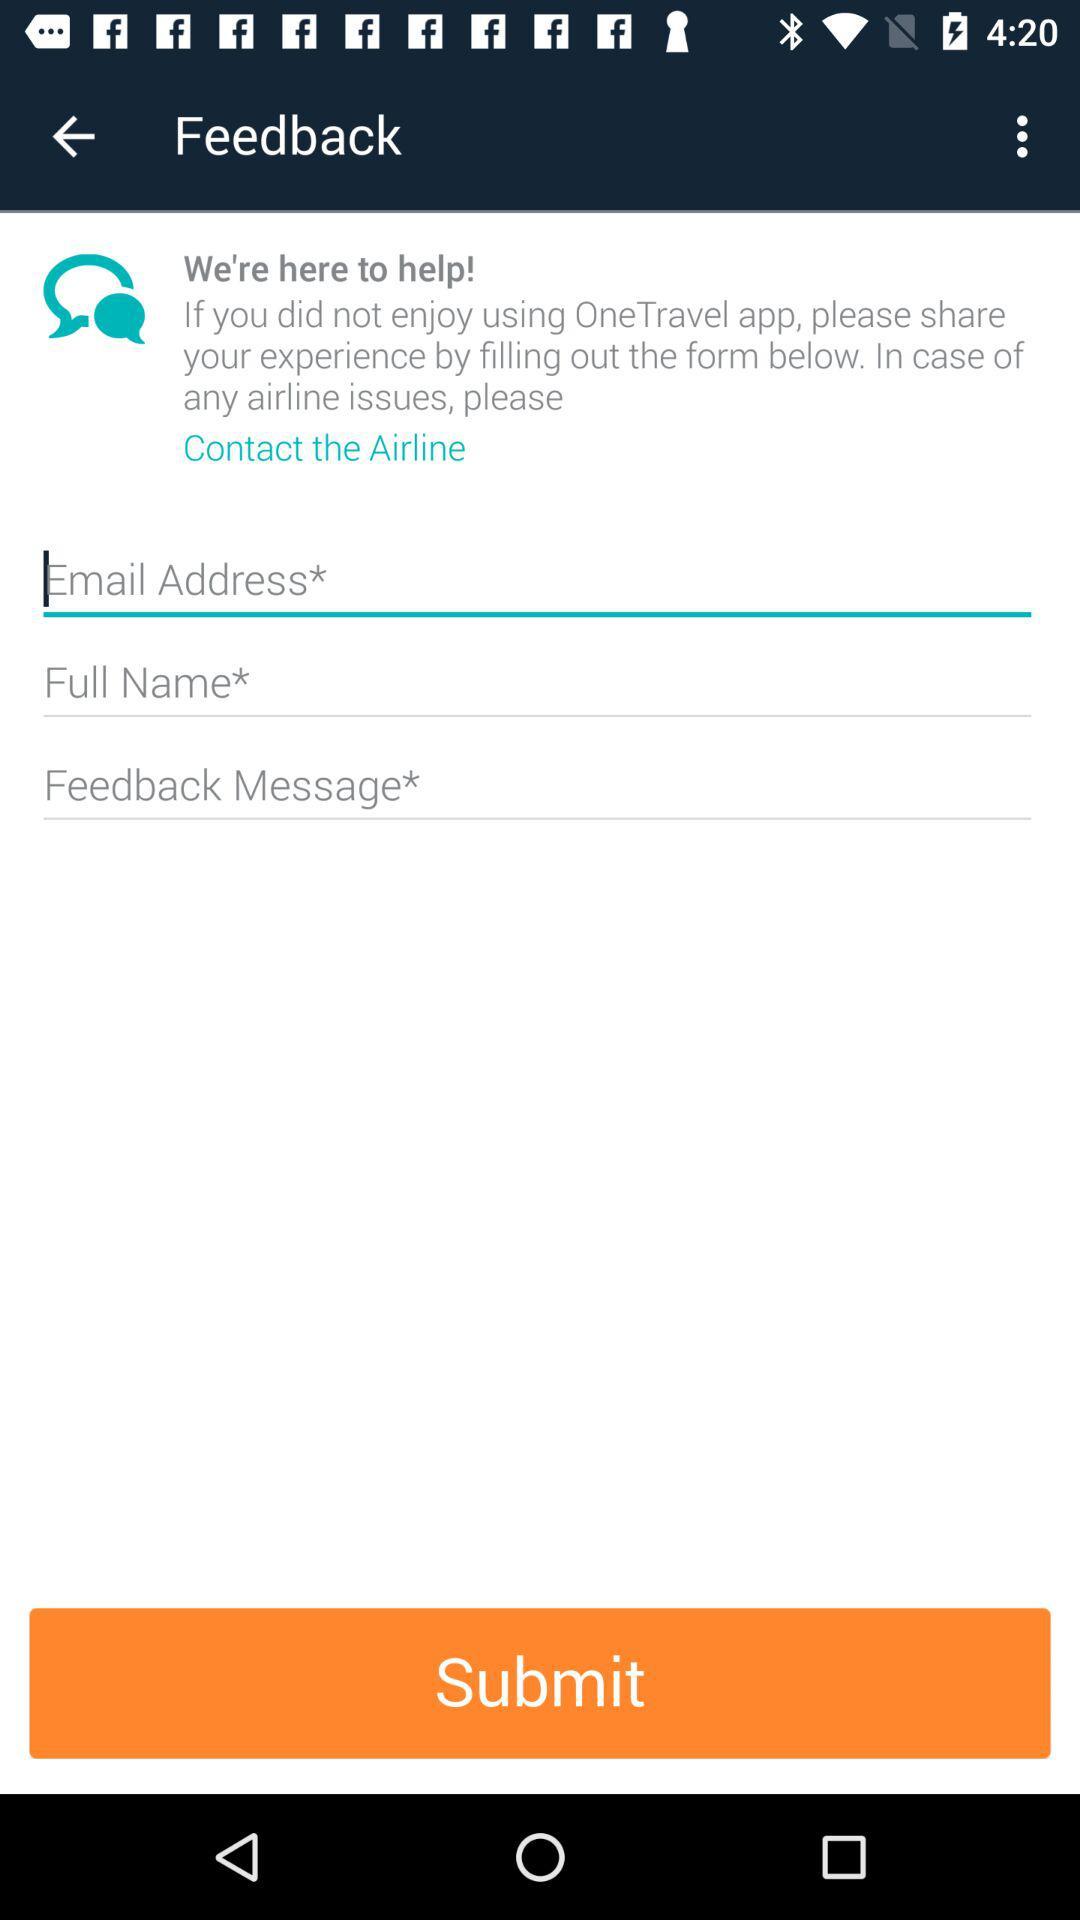 The width and height of the screenshot is (1080, 1920). What do you see at coordinates (536, 792) in the screenshot?
I see `specific text` at bounding box center [536, 792].